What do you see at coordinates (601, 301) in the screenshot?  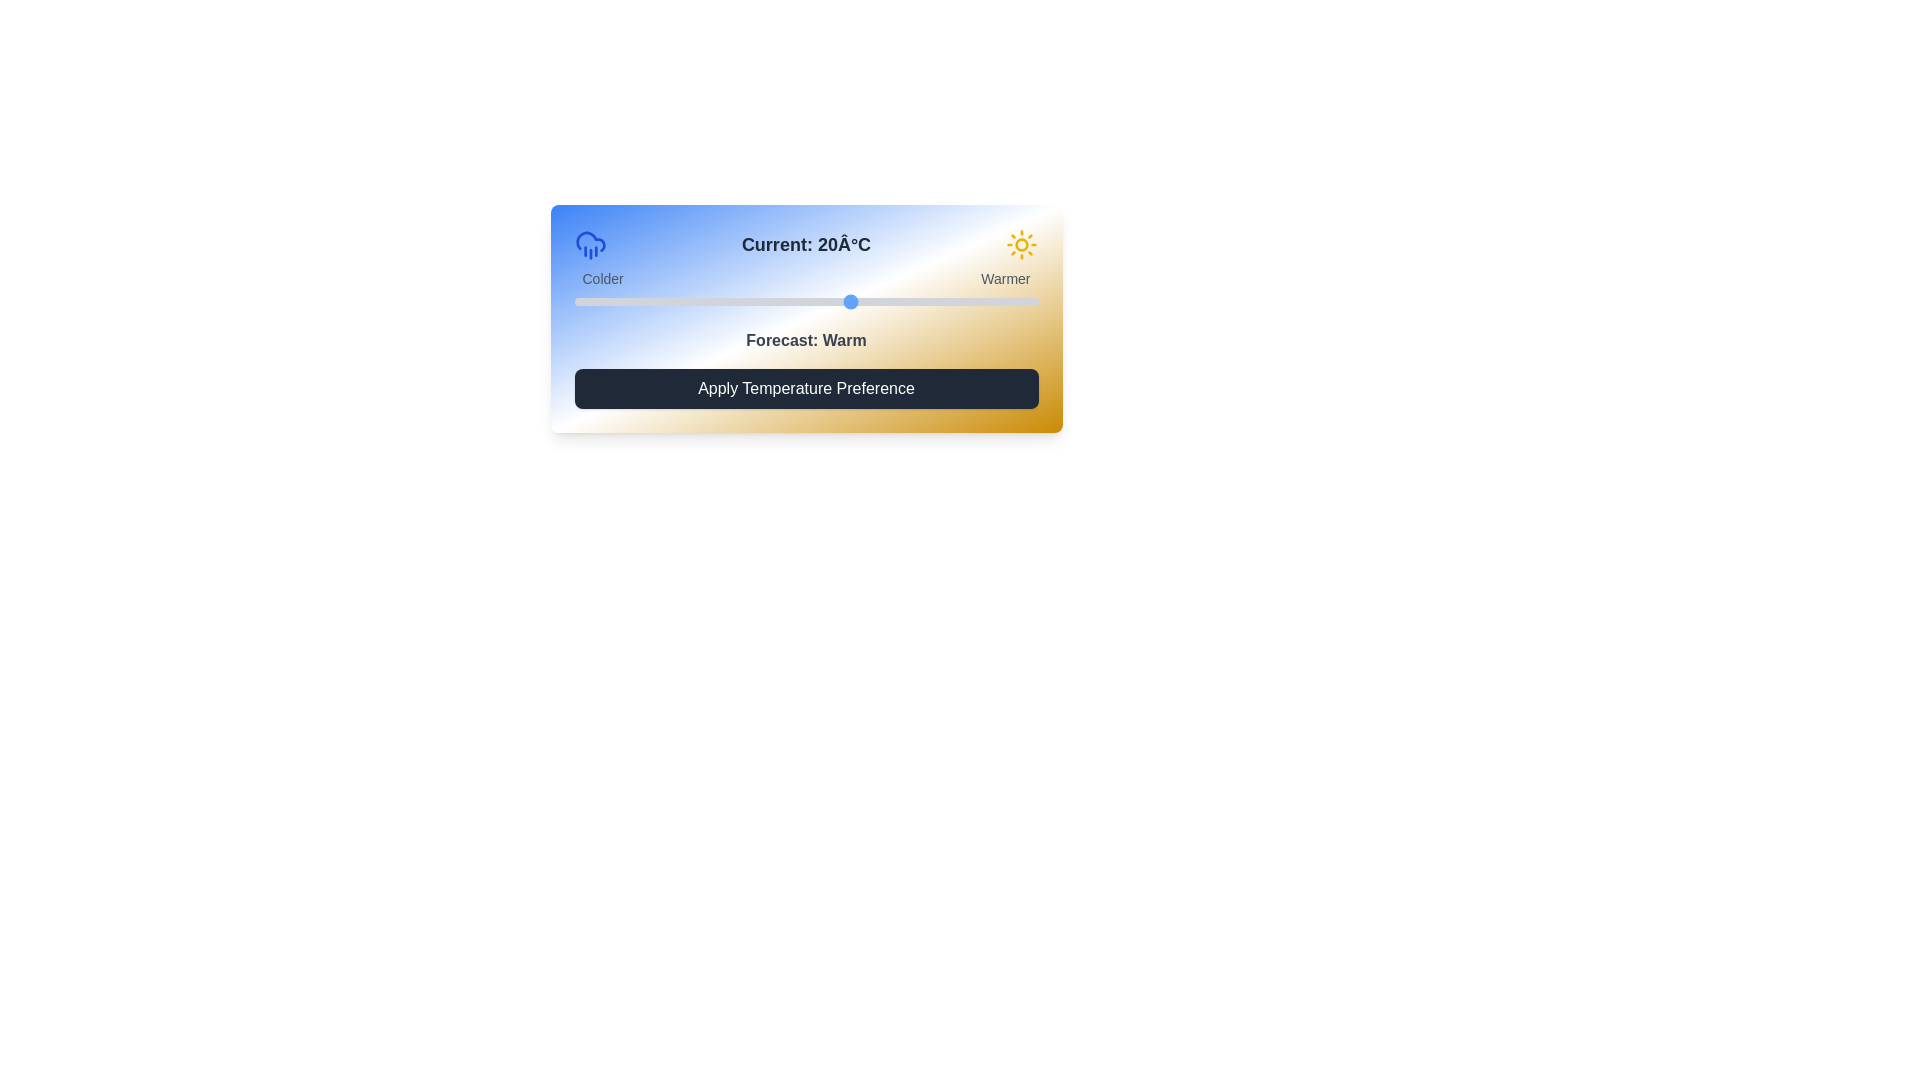 I see `the temperature slider to -7 degrees` at bounding box center [601, 301].